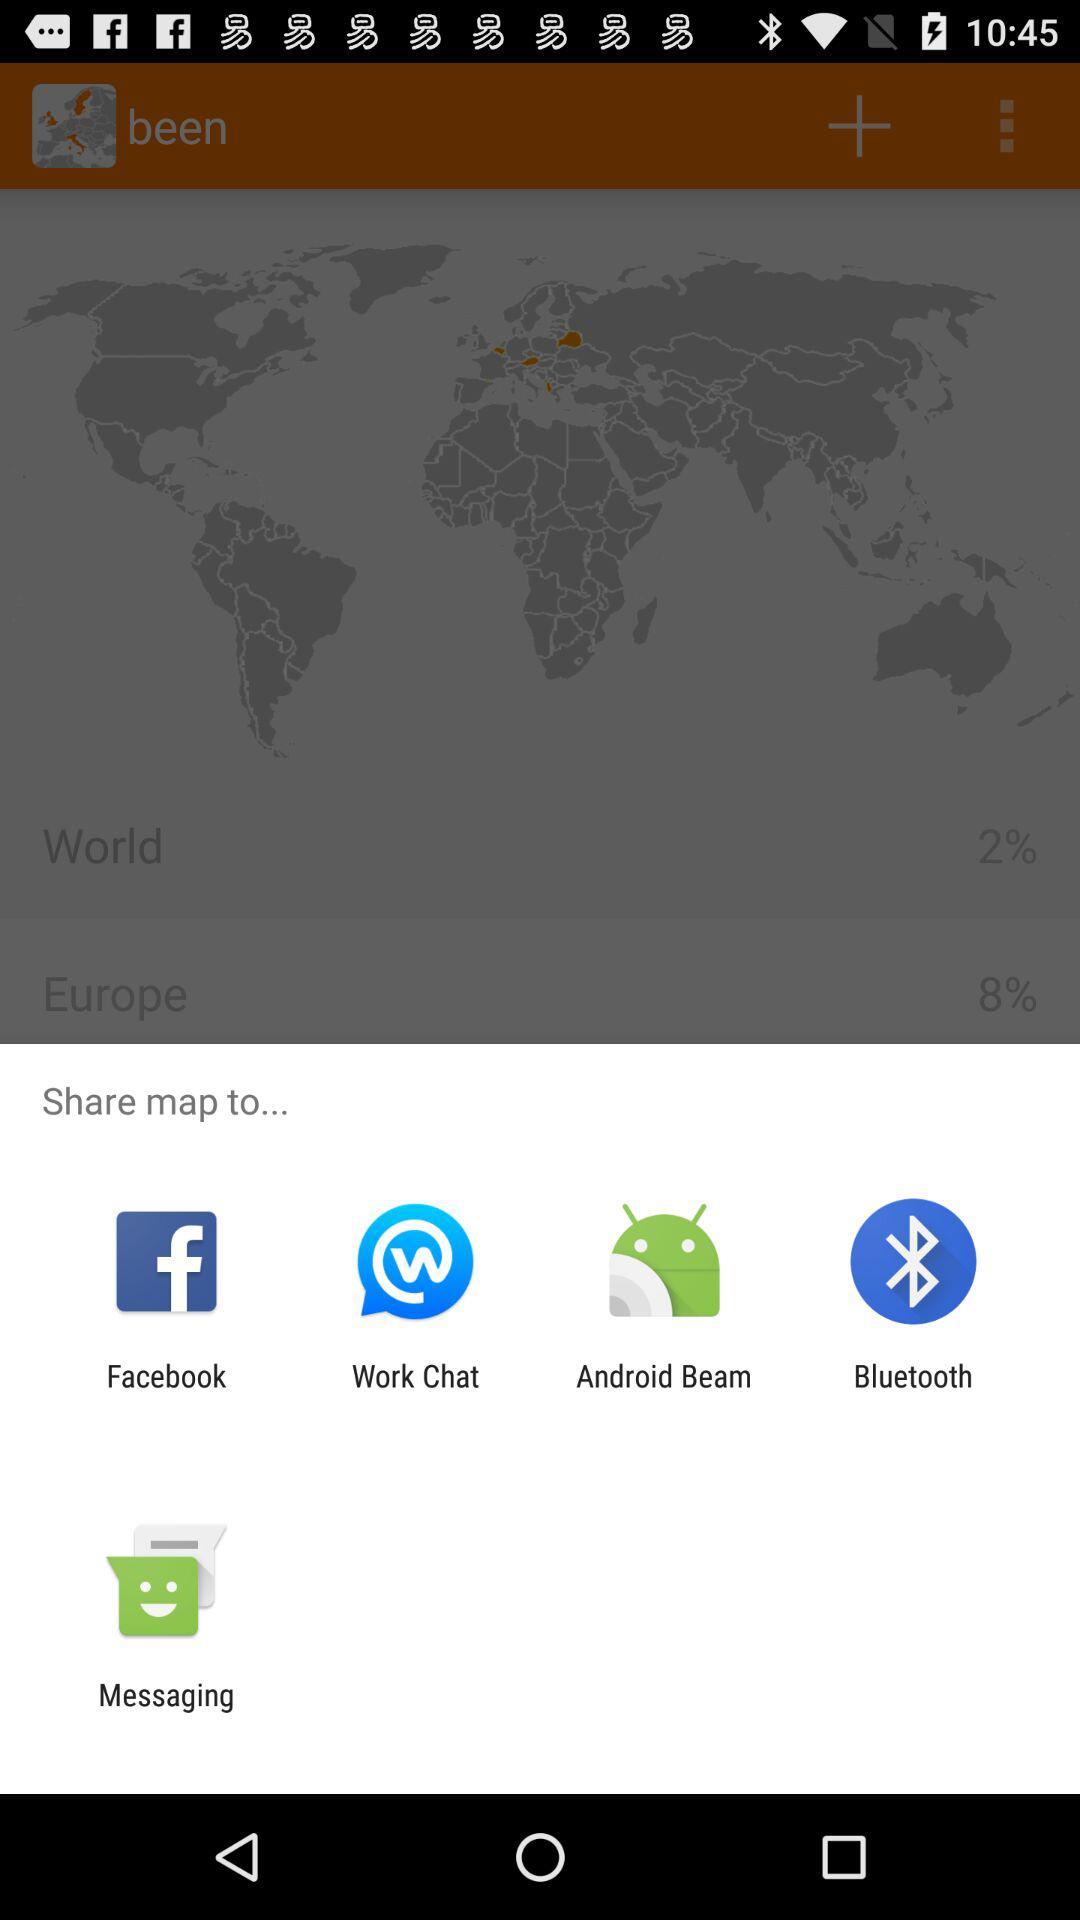 The width and height of the screenshot is (1080, 1920). Describe the element at coordinates (414, 1392) in the screenshot. I see `app to the left of the android beam` at that location.